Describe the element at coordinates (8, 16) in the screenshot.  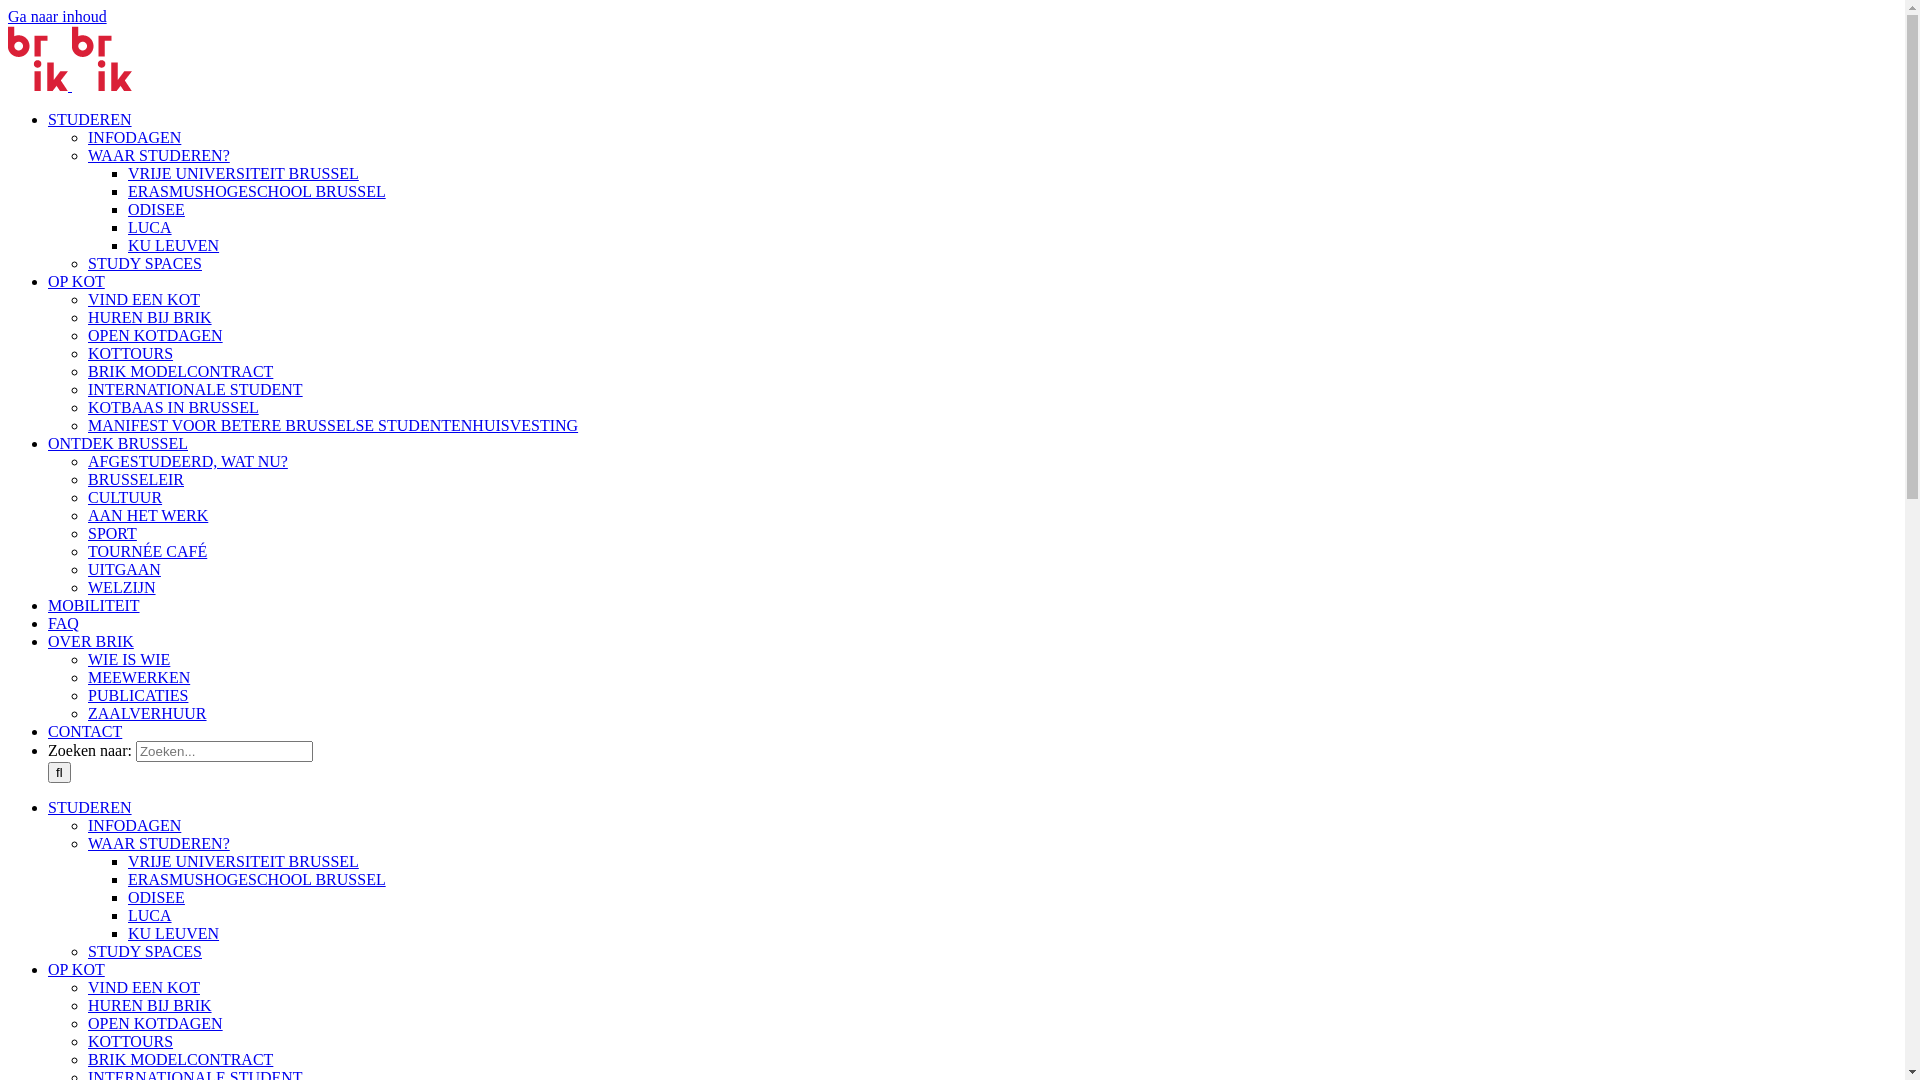
I see `'Ga naar inhoud'` at that location.